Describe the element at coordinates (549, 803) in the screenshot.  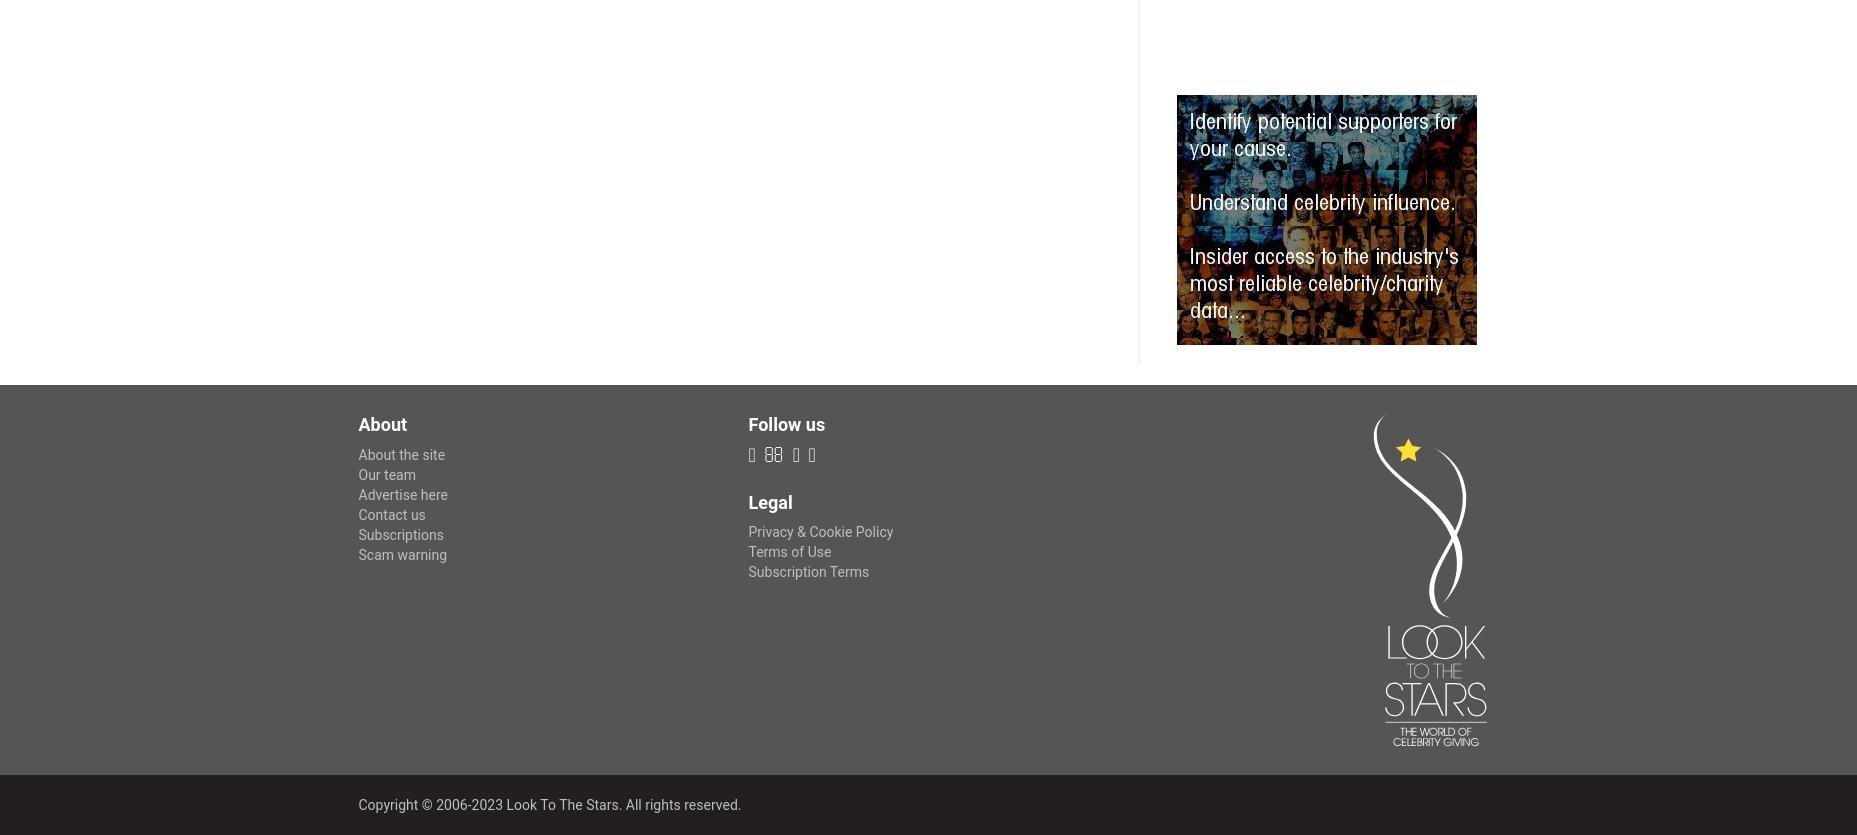
I see `'Copyright © 2006-2023 Look To The Stars. All rights reserved.'` at that location.